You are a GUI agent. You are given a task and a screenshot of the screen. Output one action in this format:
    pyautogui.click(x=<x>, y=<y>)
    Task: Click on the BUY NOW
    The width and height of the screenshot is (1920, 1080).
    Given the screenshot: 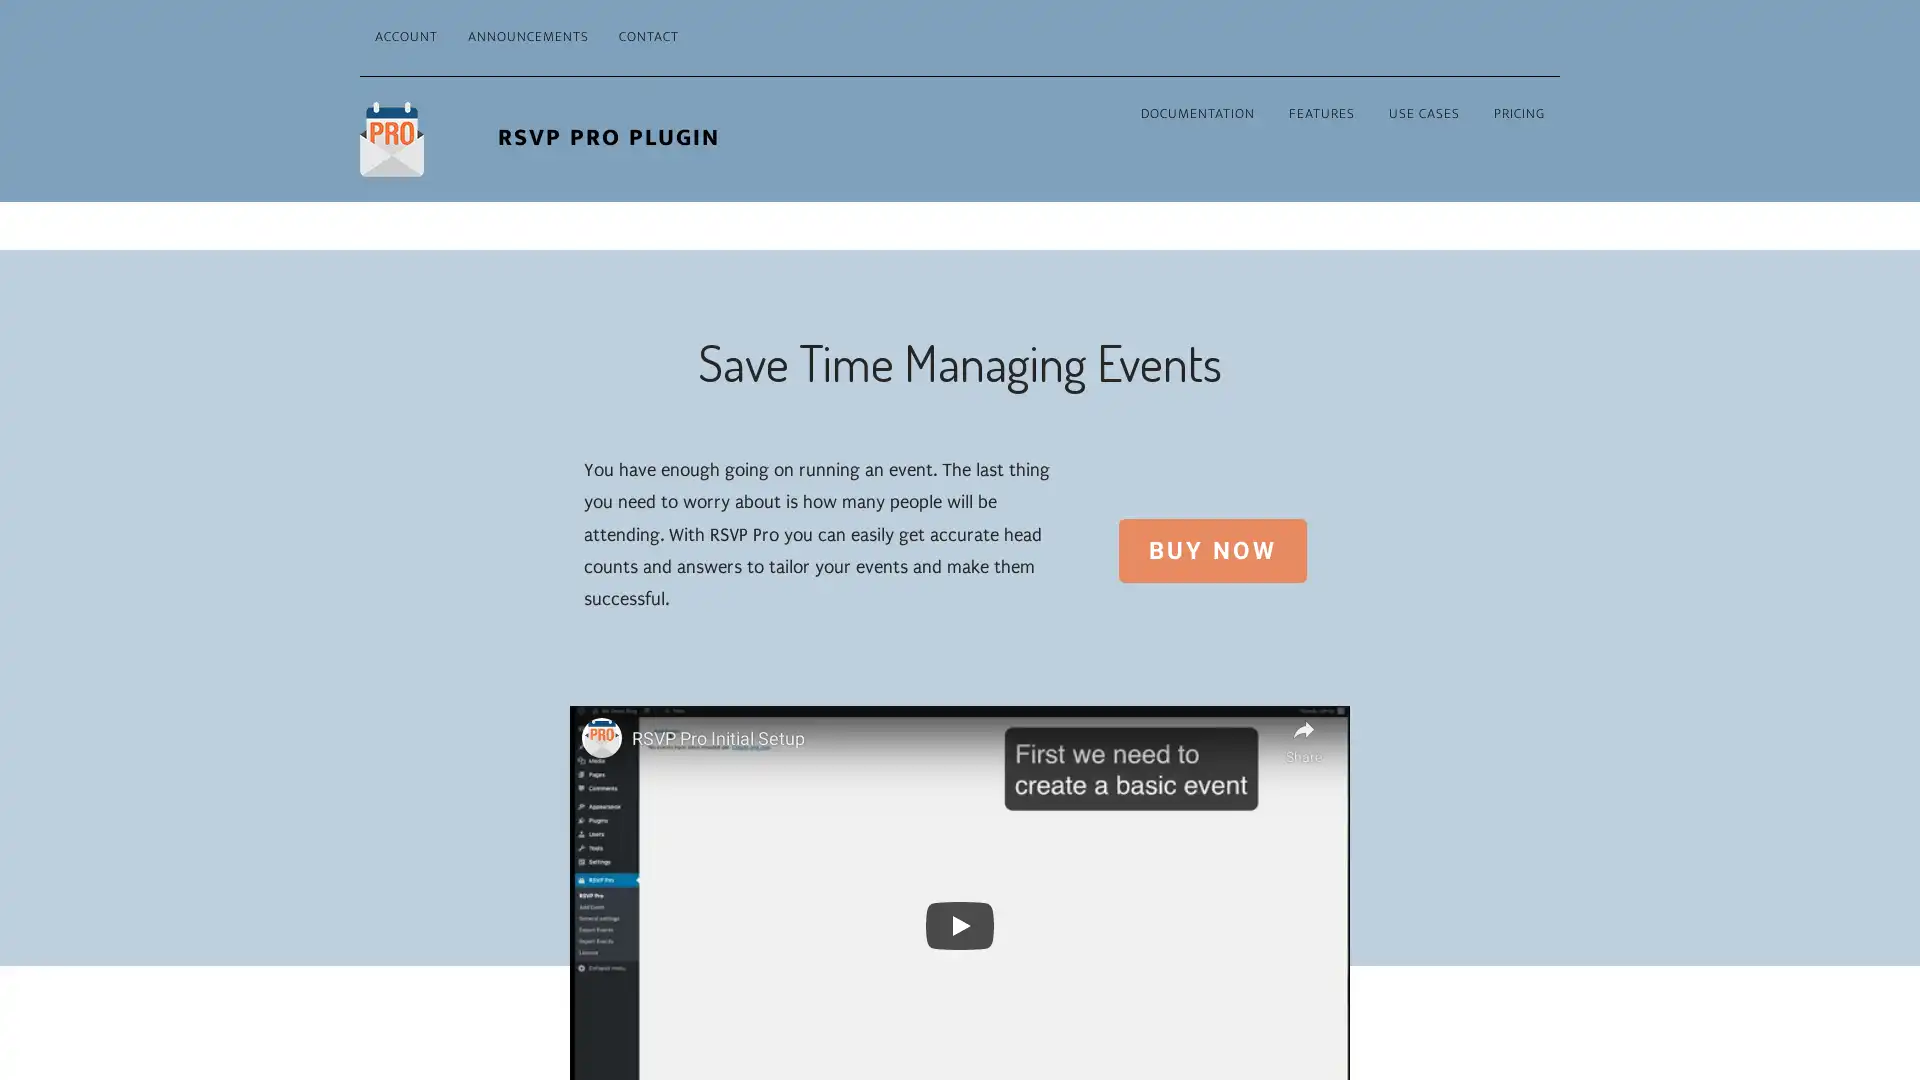 What is the action you would take?
    pyautogui.click(x=1210, y=550)
    